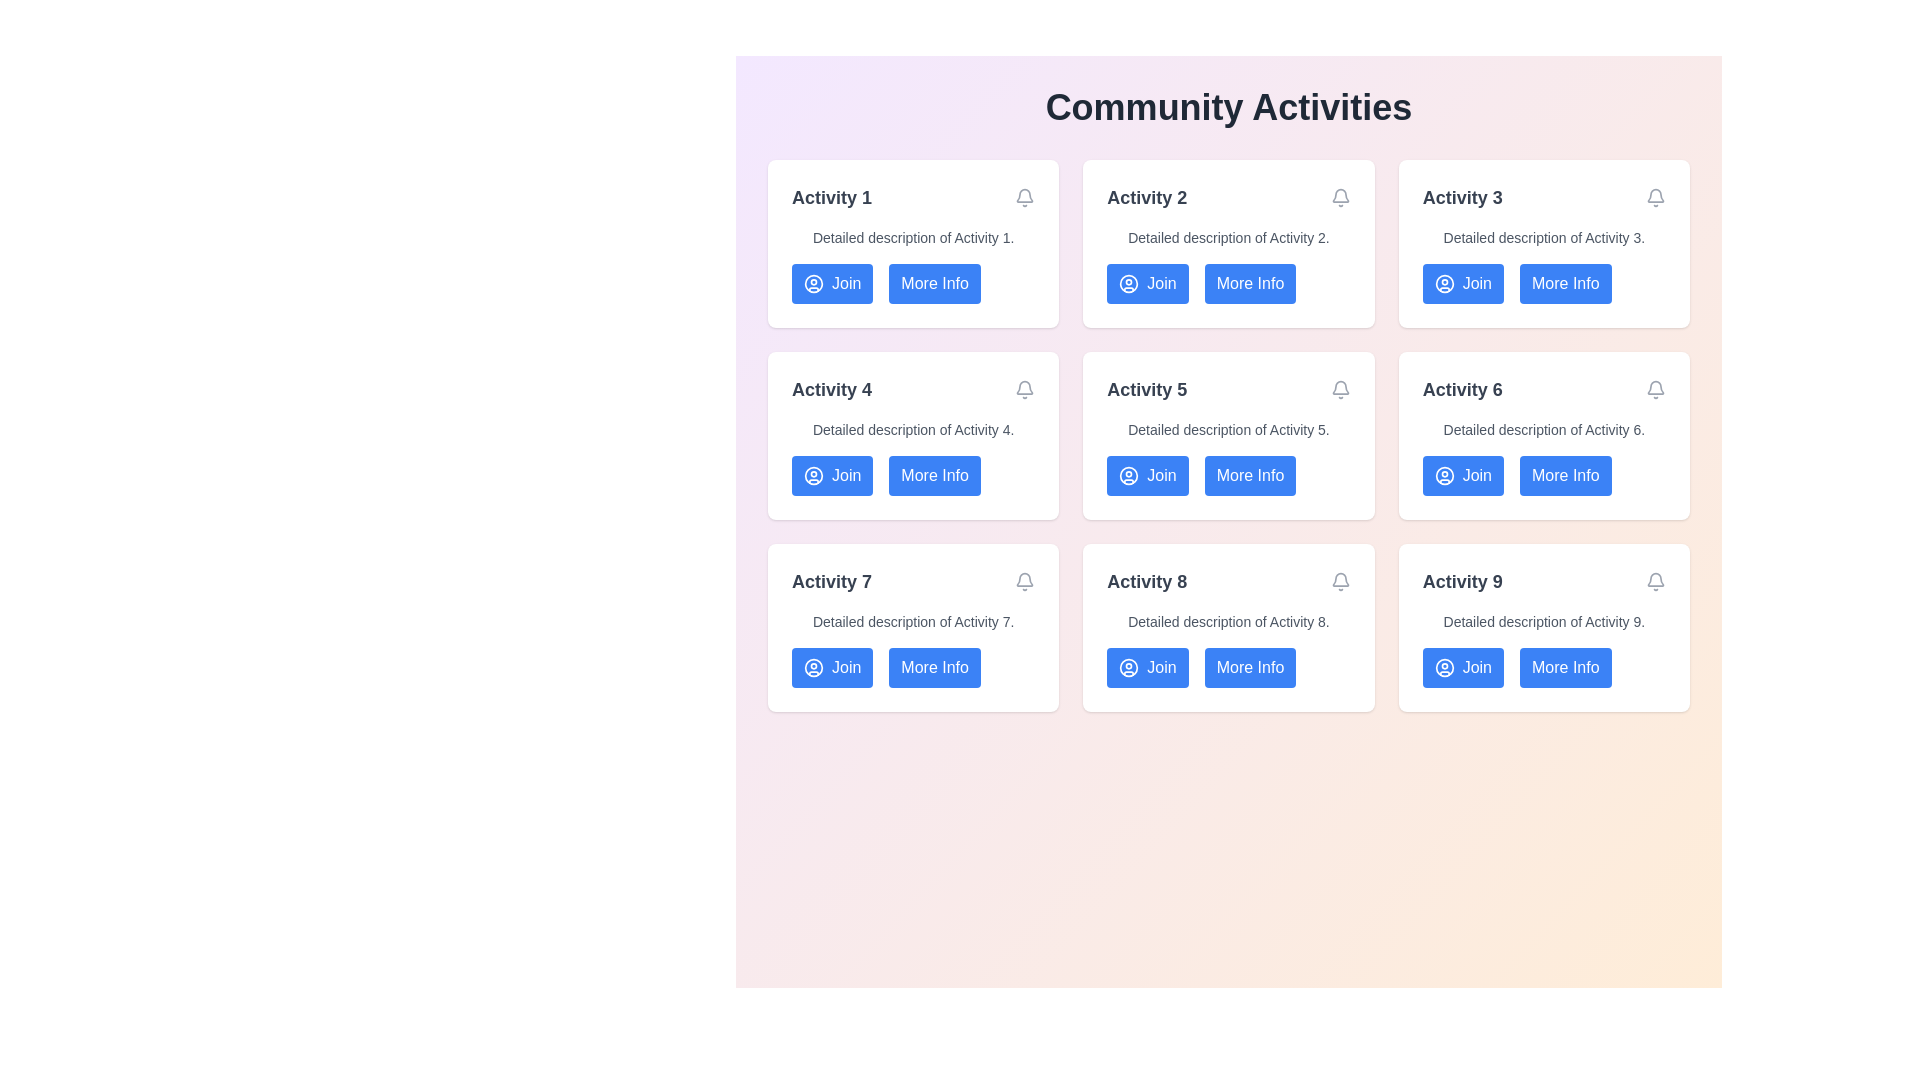 This screenshot has height=1080, width=1920. What do you see at coordinates (1656, 578) in the screenshot?
I see `the bell-shaped notification icon located` at bounding box center [1656, 578].